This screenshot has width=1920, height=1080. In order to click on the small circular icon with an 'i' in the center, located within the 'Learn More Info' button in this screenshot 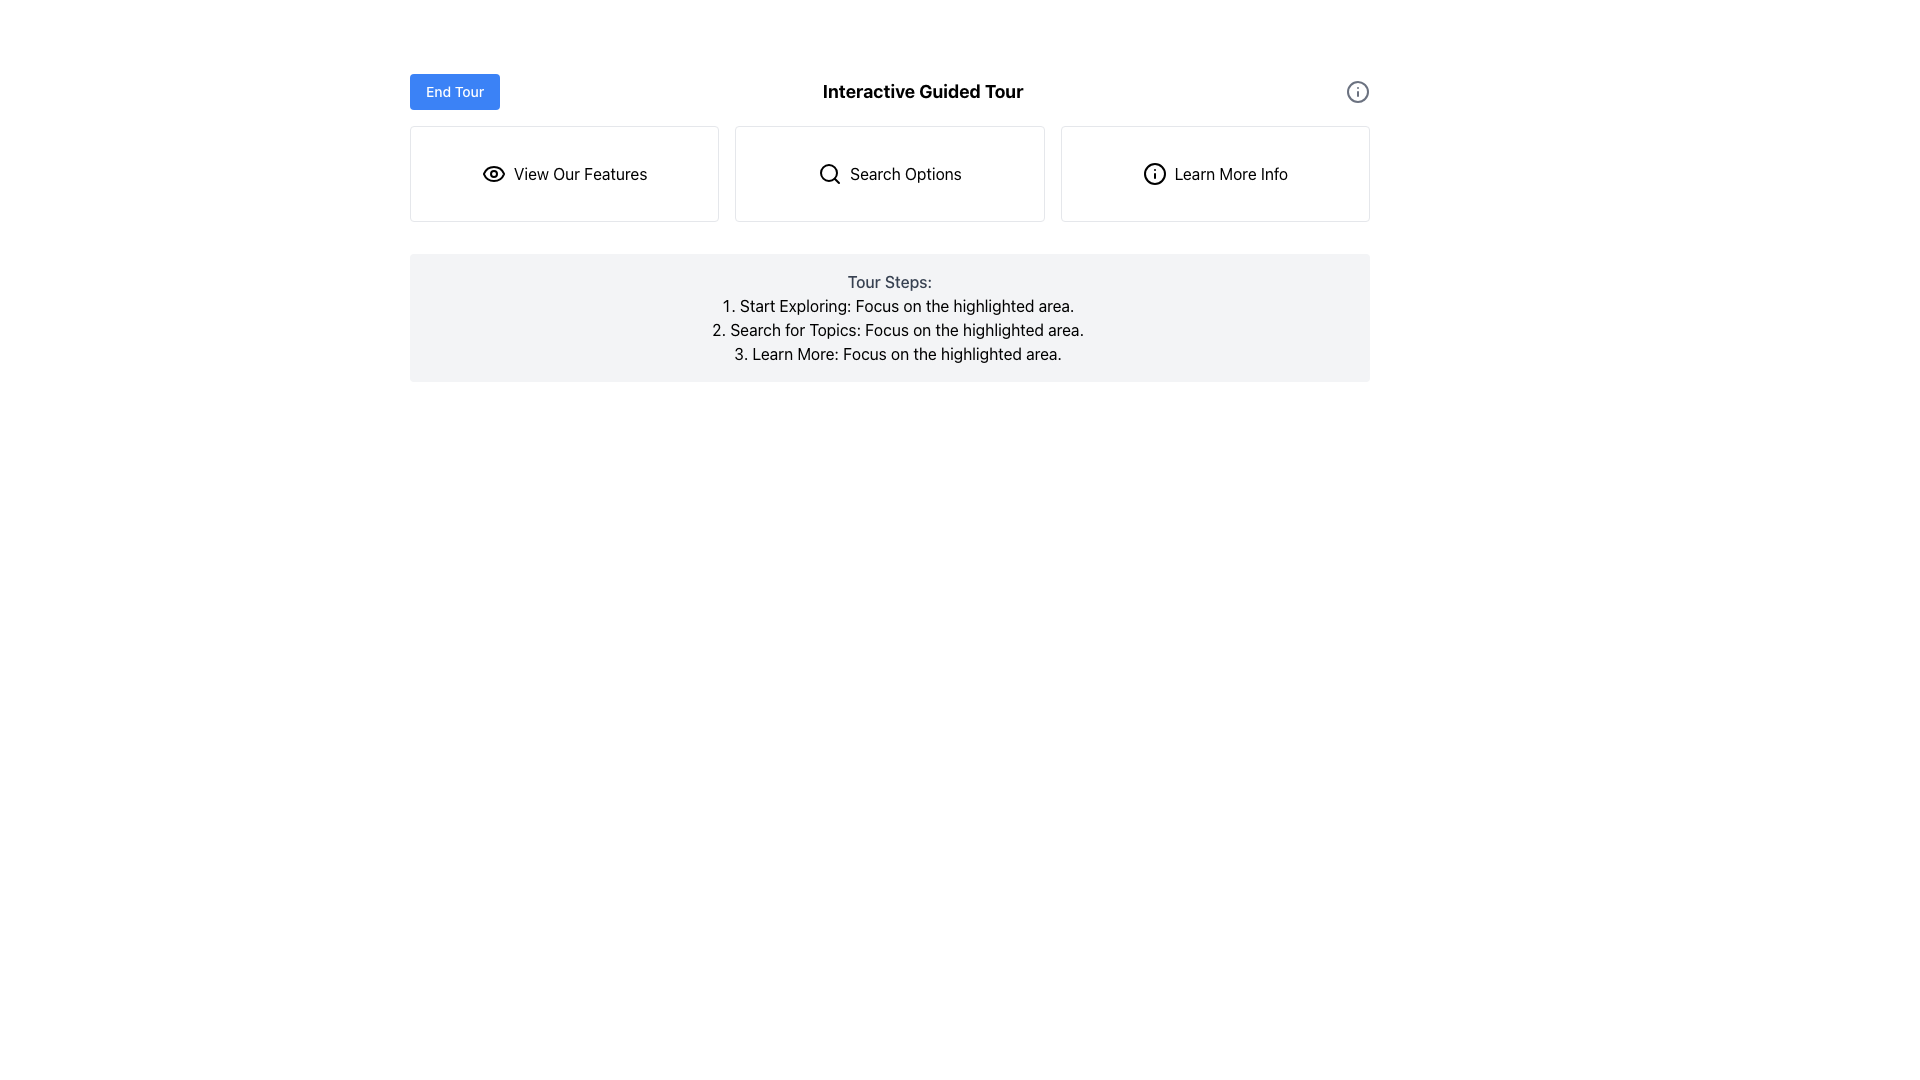, I will do `click(1154, 172)`.